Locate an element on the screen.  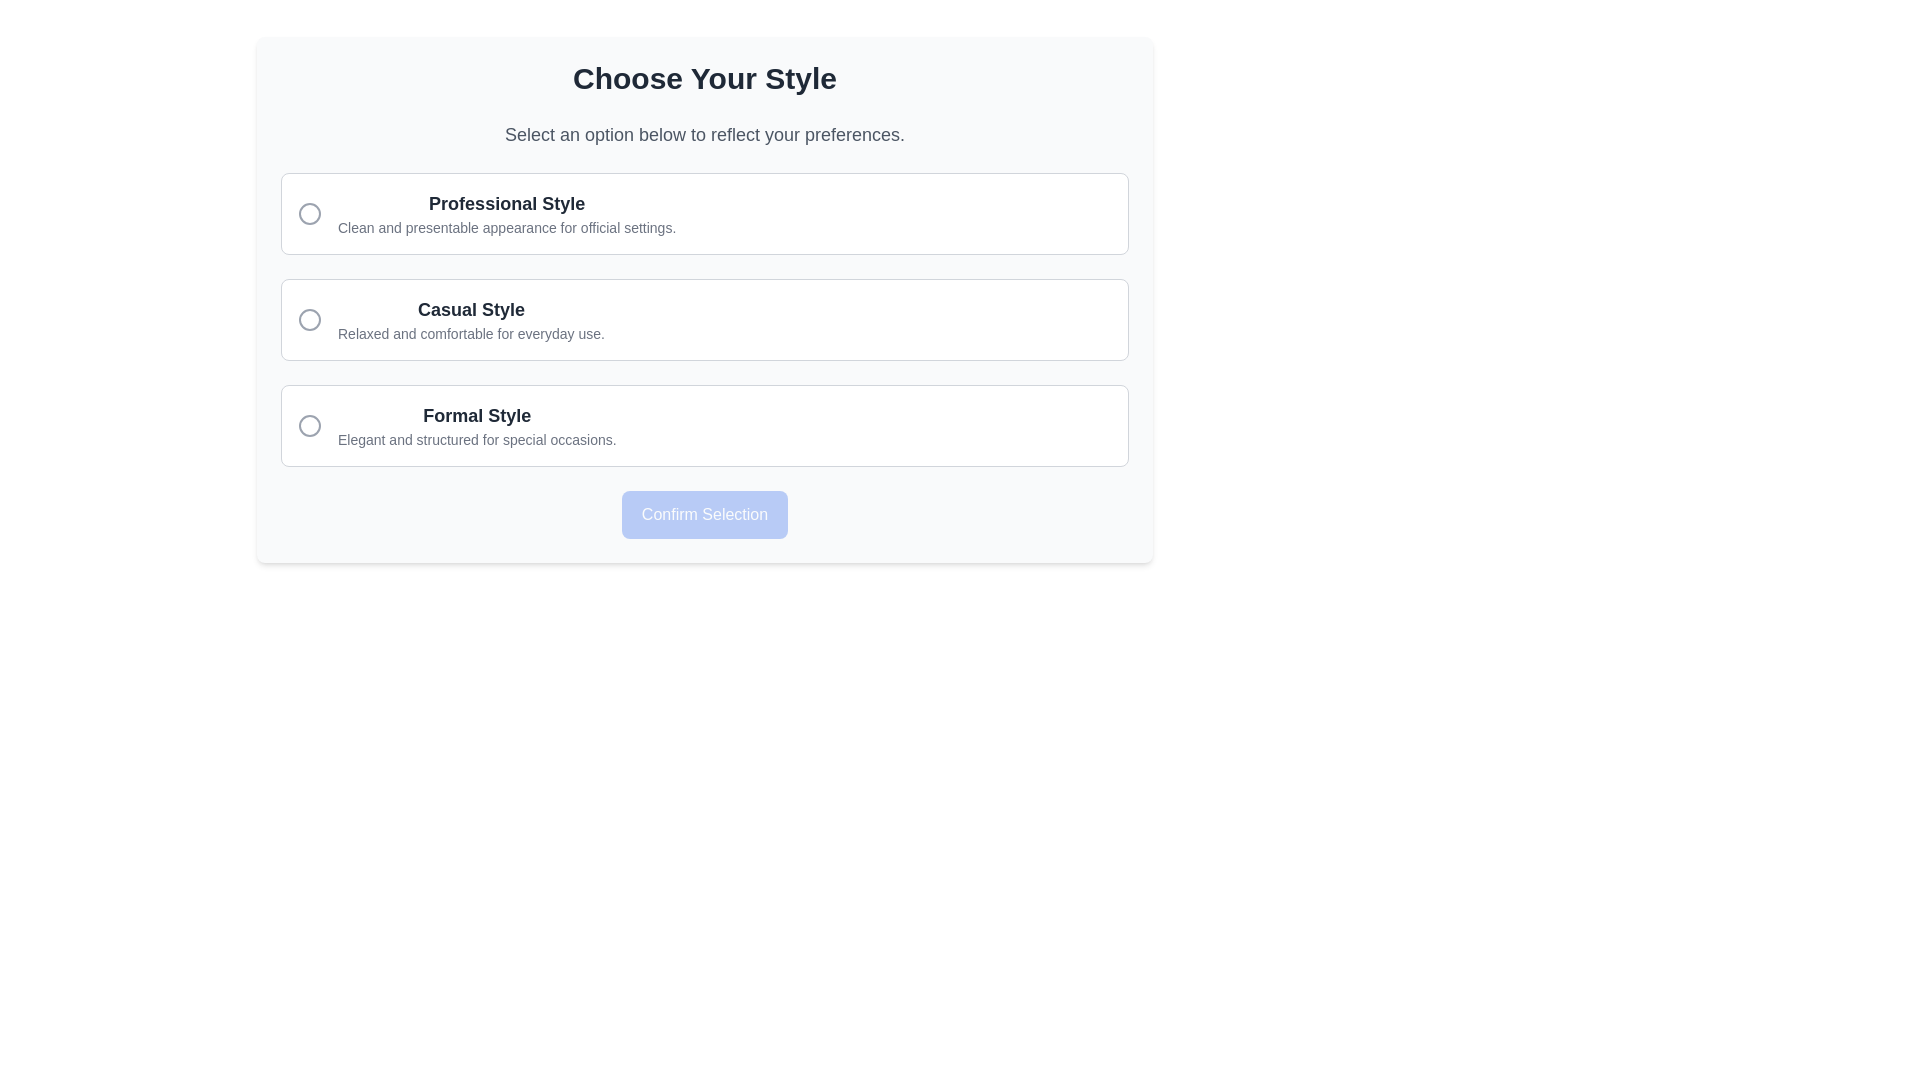
text label for the third choice option in the 'Choose Your Style' section, positioned below the 'Casual Style' option is located at coordinates (476, 415).